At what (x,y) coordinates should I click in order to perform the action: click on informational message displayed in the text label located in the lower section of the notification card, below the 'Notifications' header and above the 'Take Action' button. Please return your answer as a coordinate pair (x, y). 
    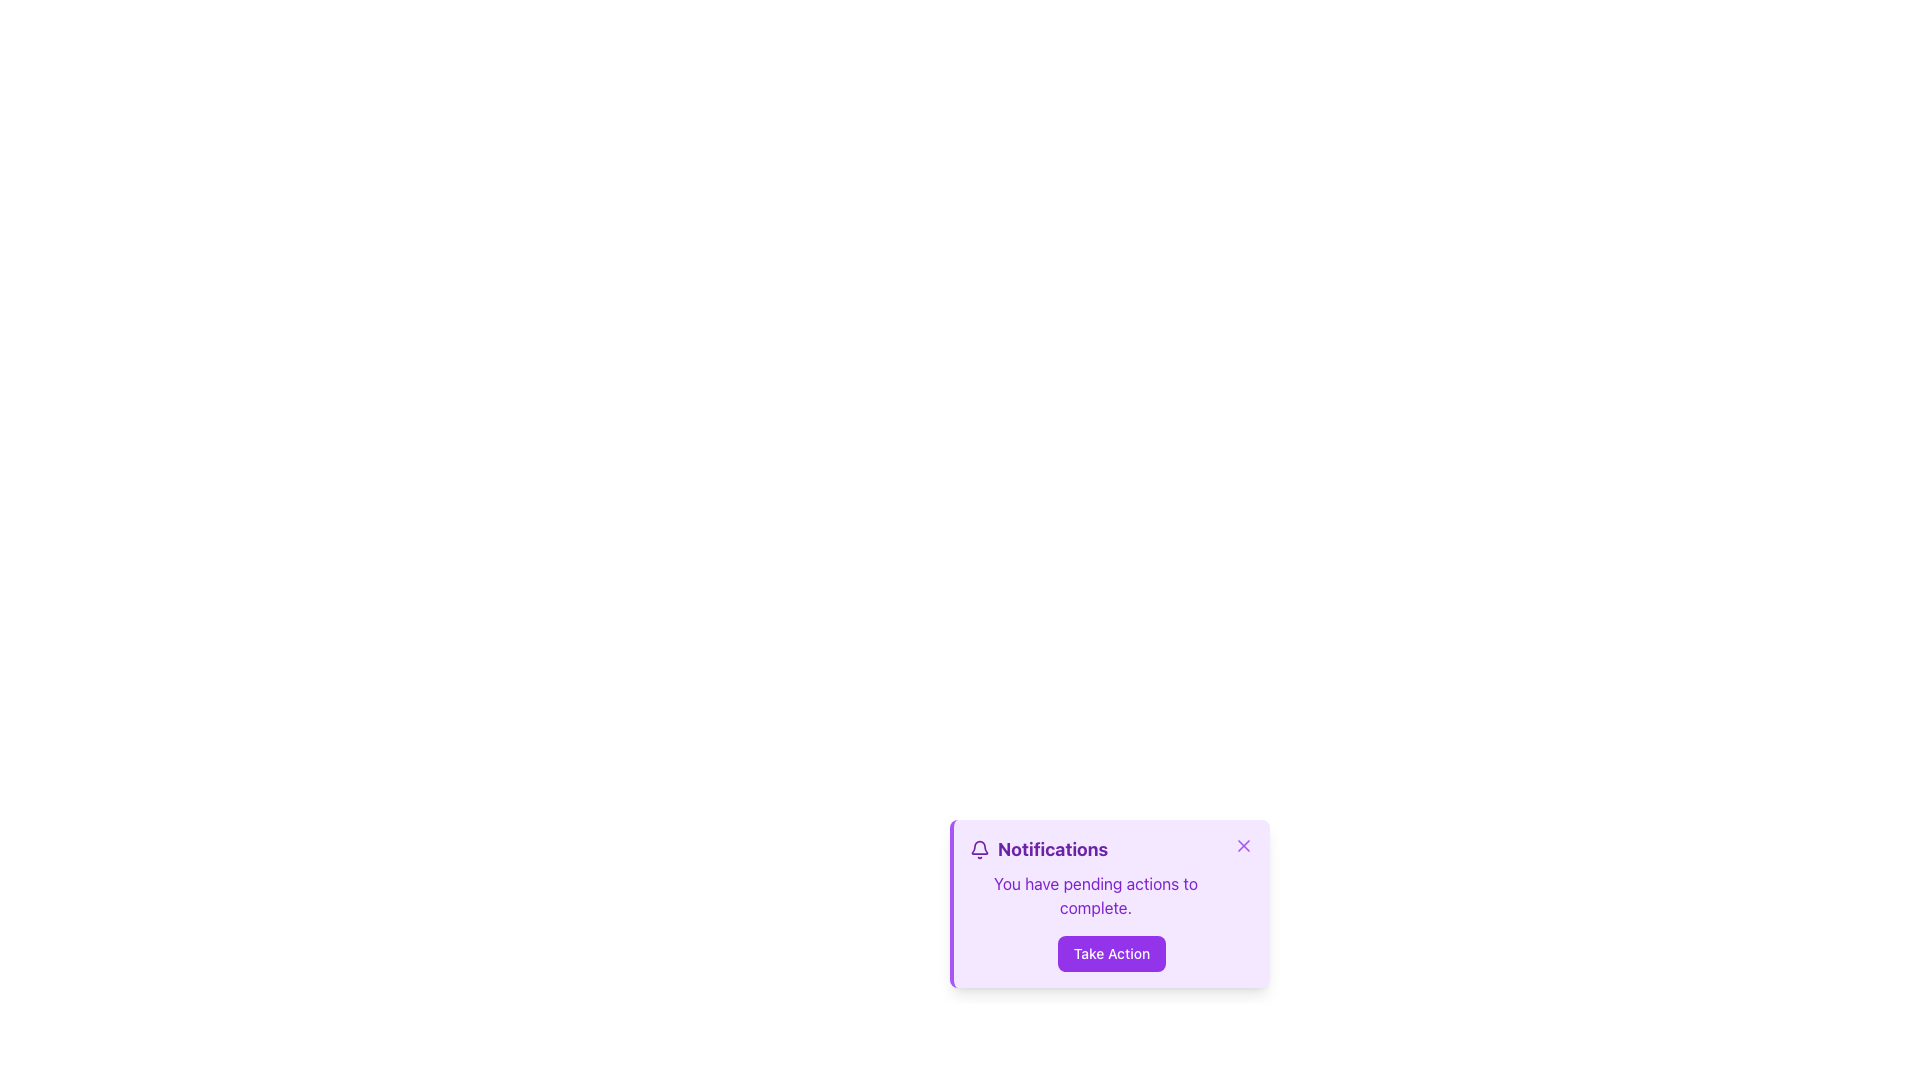
    Looking at the image, I should click on (1094, 894).